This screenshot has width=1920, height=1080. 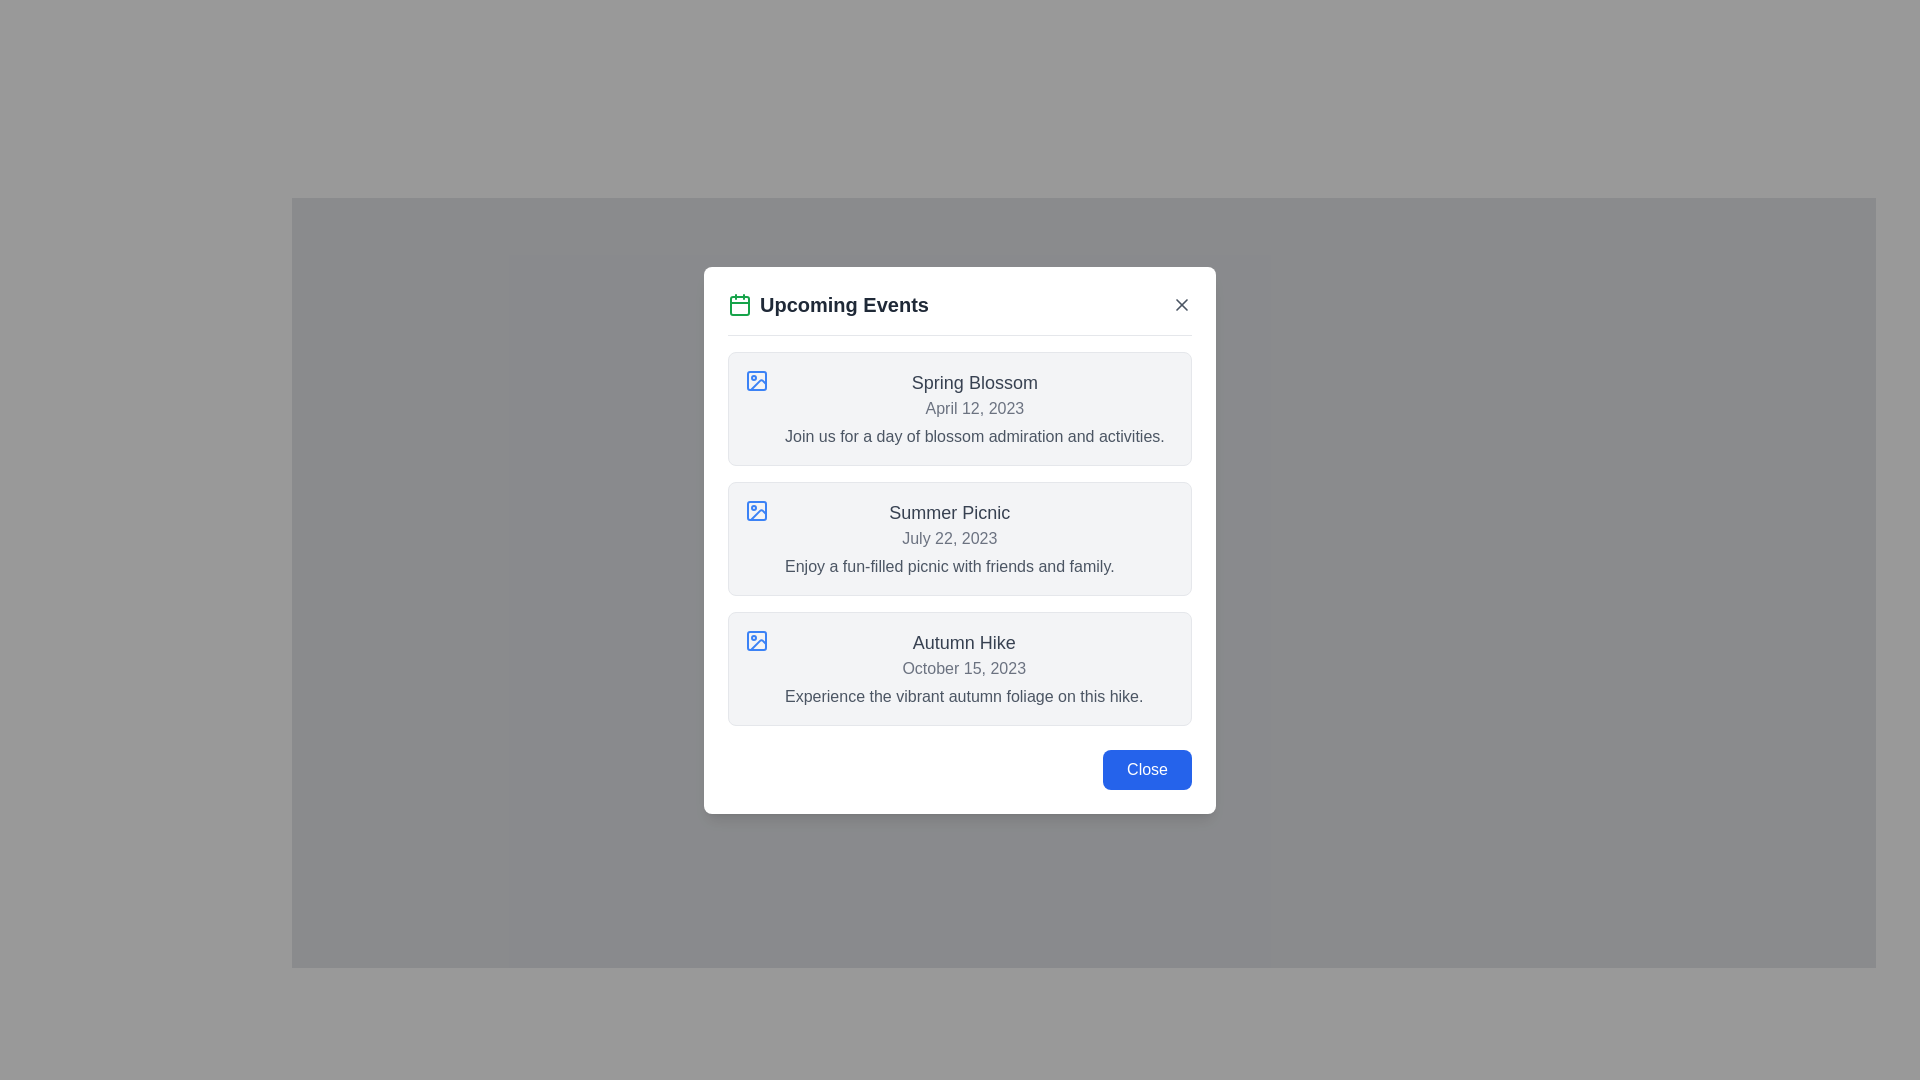 I want to click on the decorative SVG shape with rounded corners located at the center of the icon next to the 'Autumn Hike' event description in the third row of the 'Upcoming Events' modal, so click(x=756, y=640).